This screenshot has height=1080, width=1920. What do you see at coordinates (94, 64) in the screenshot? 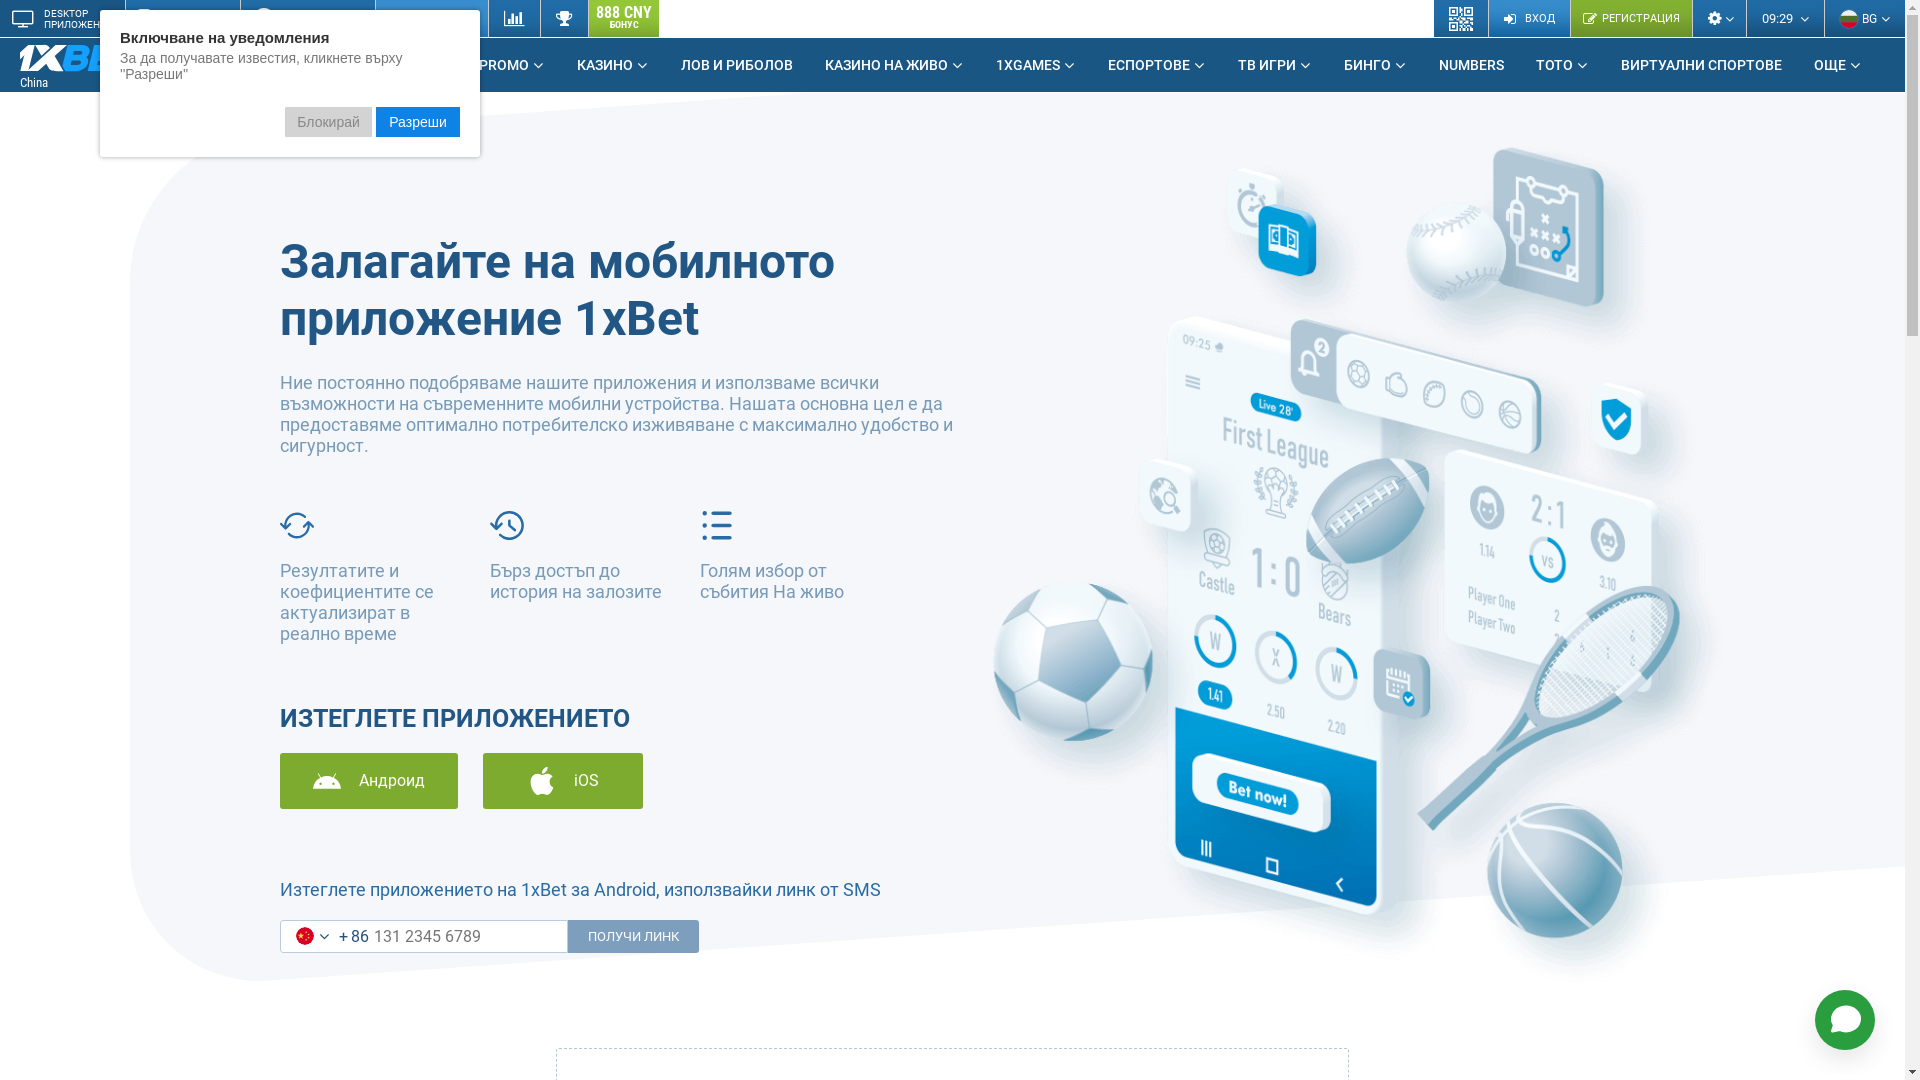
I see `'China'` at bounding box center [94, 64].